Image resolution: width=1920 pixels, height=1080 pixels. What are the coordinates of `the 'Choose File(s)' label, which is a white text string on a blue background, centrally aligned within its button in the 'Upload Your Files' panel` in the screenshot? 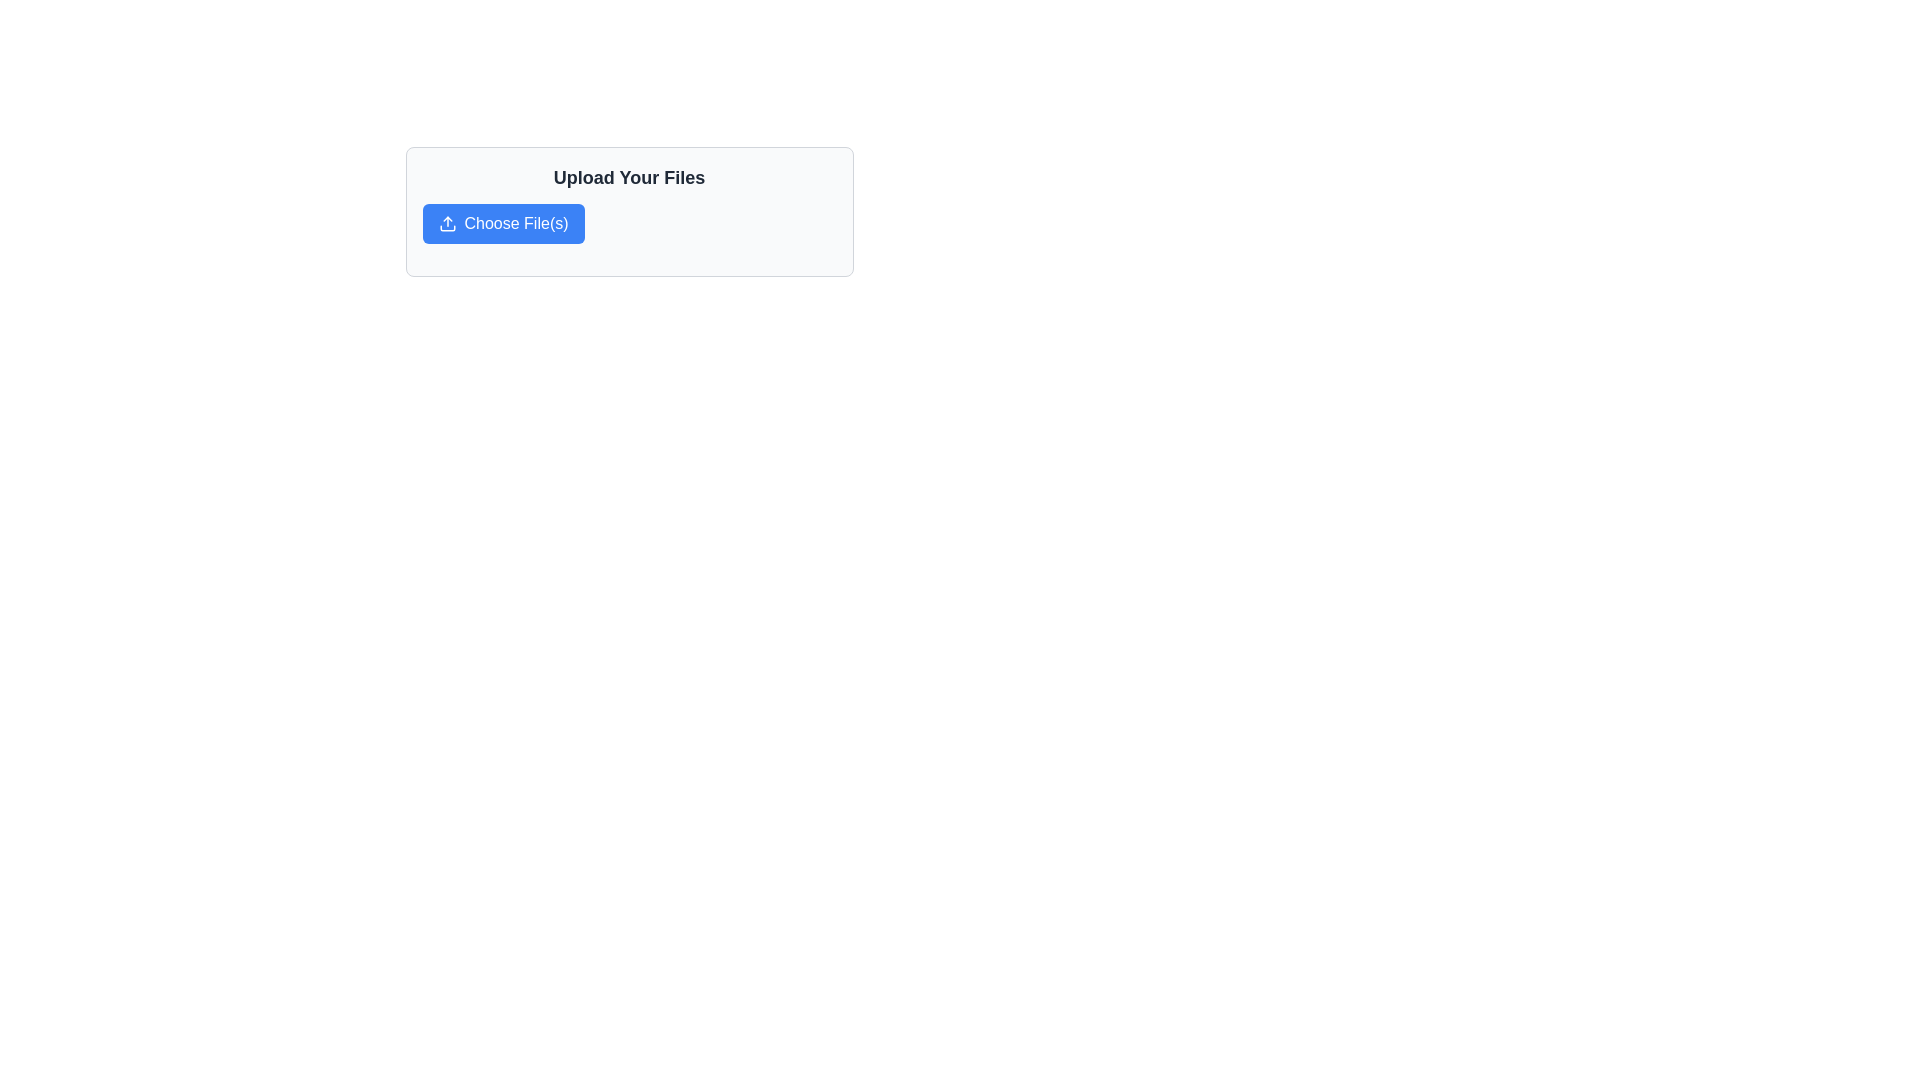 It's located at (516, 223).